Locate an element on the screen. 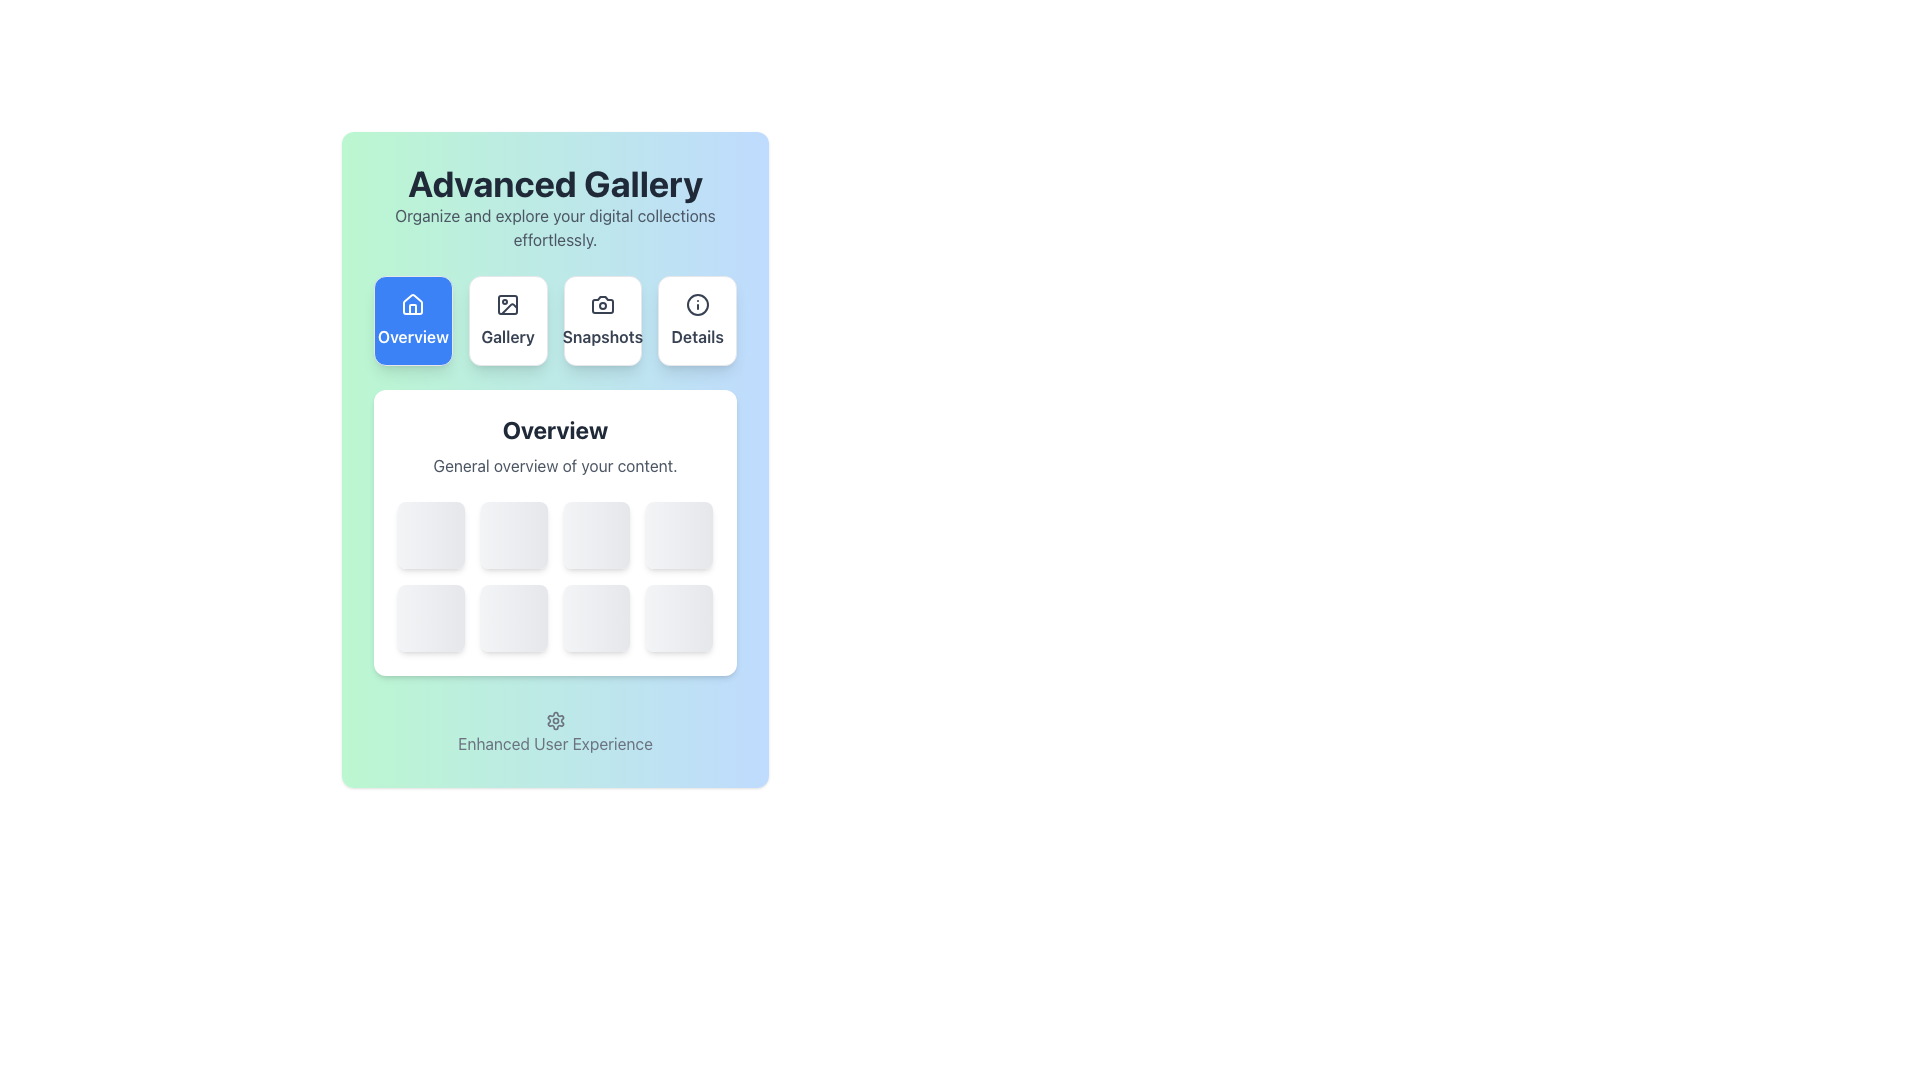 This screenshot has width=1920, height=1080. the 'Snapshots' button, which is the third button in a four-column layout, located between the 'Gallery' and 'Details' buttons, to activate hover effects is located at coordinates (601, 319).